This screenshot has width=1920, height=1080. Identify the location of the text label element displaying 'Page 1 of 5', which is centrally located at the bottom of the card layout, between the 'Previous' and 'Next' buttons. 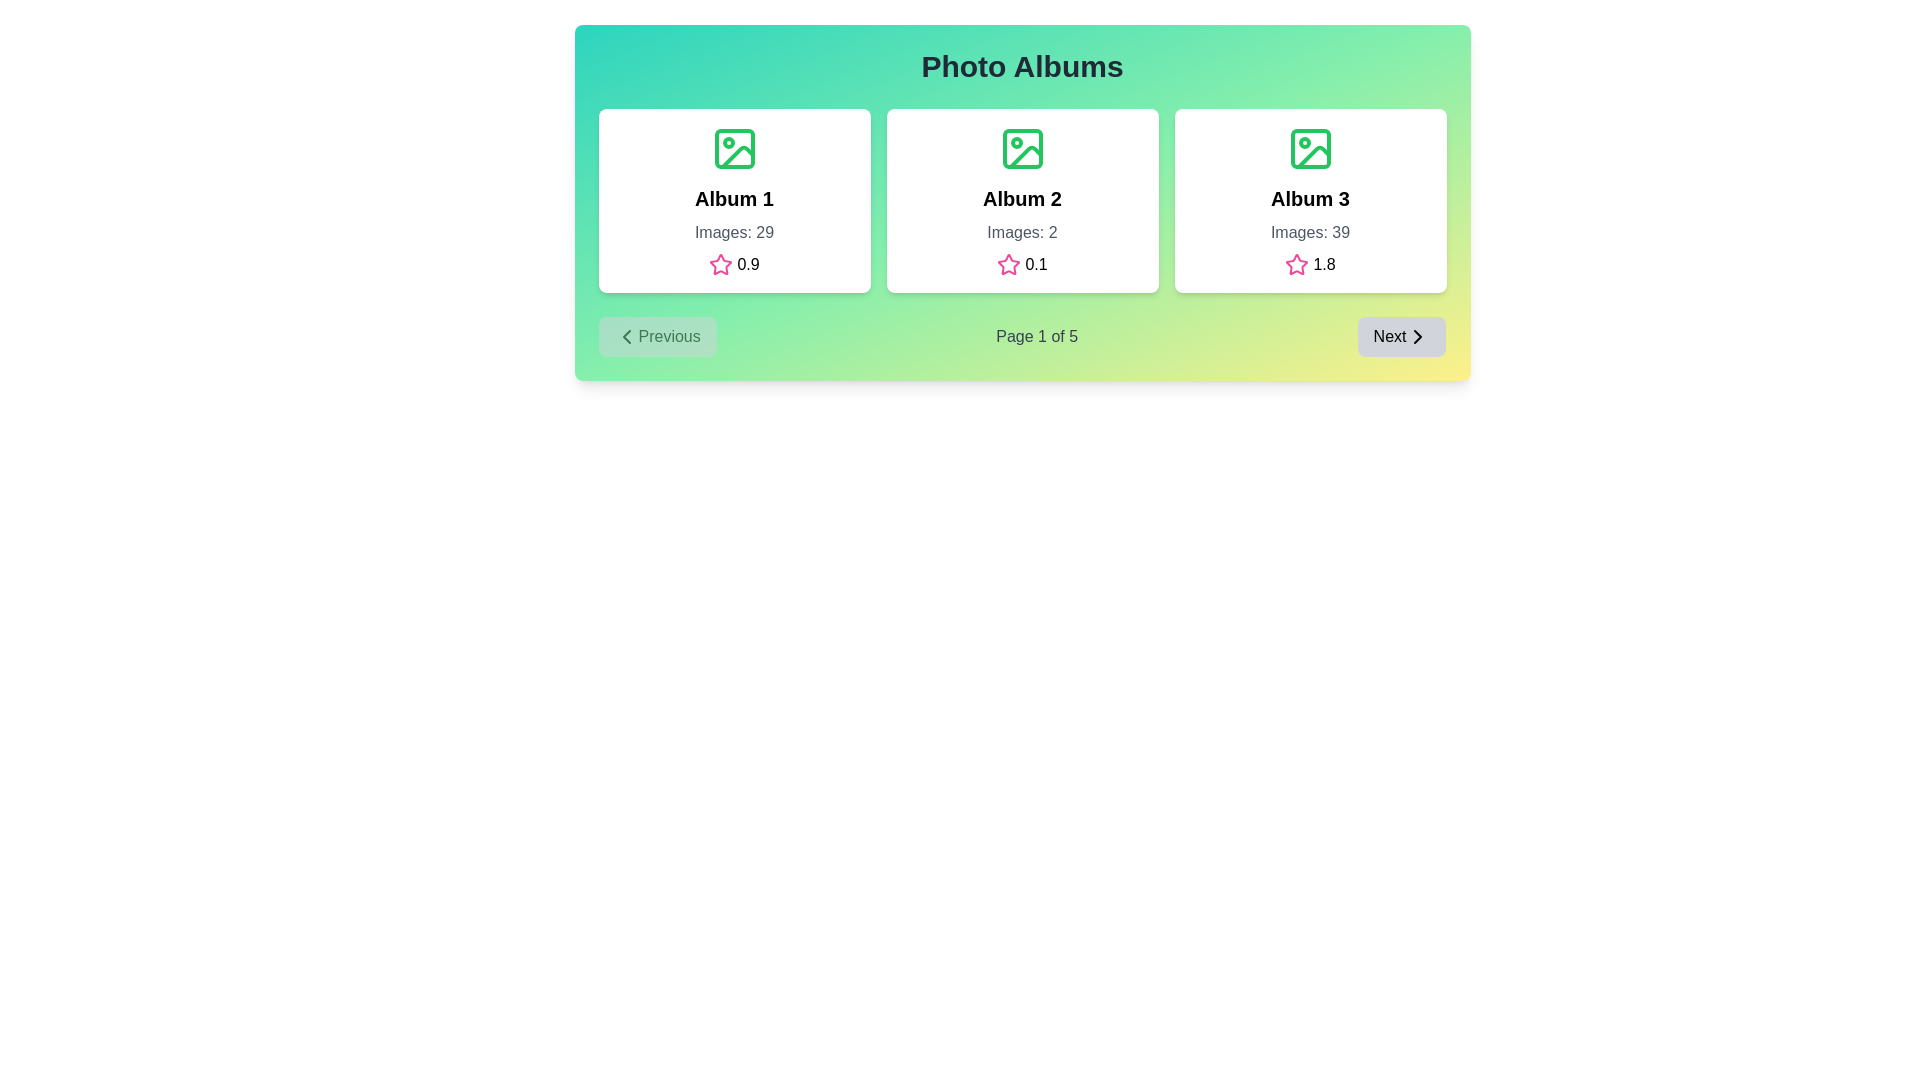
(1037, 335).